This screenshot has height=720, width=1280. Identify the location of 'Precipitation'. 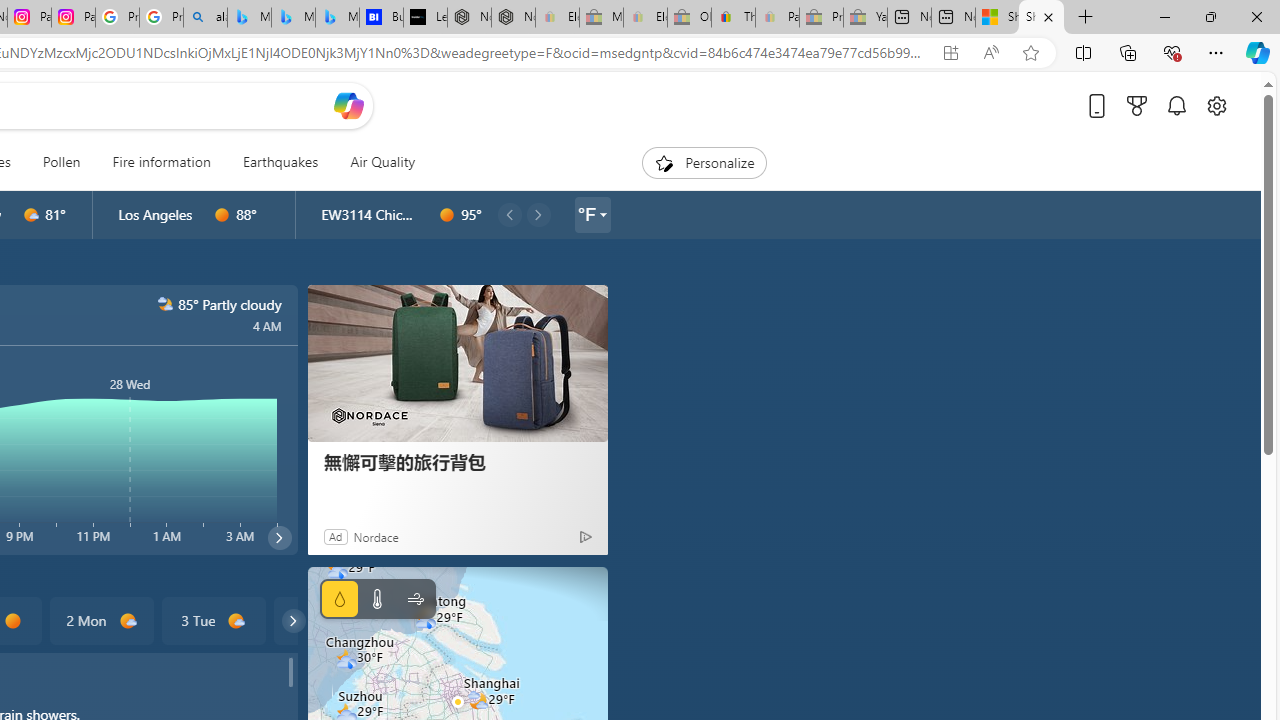
(339, 598).